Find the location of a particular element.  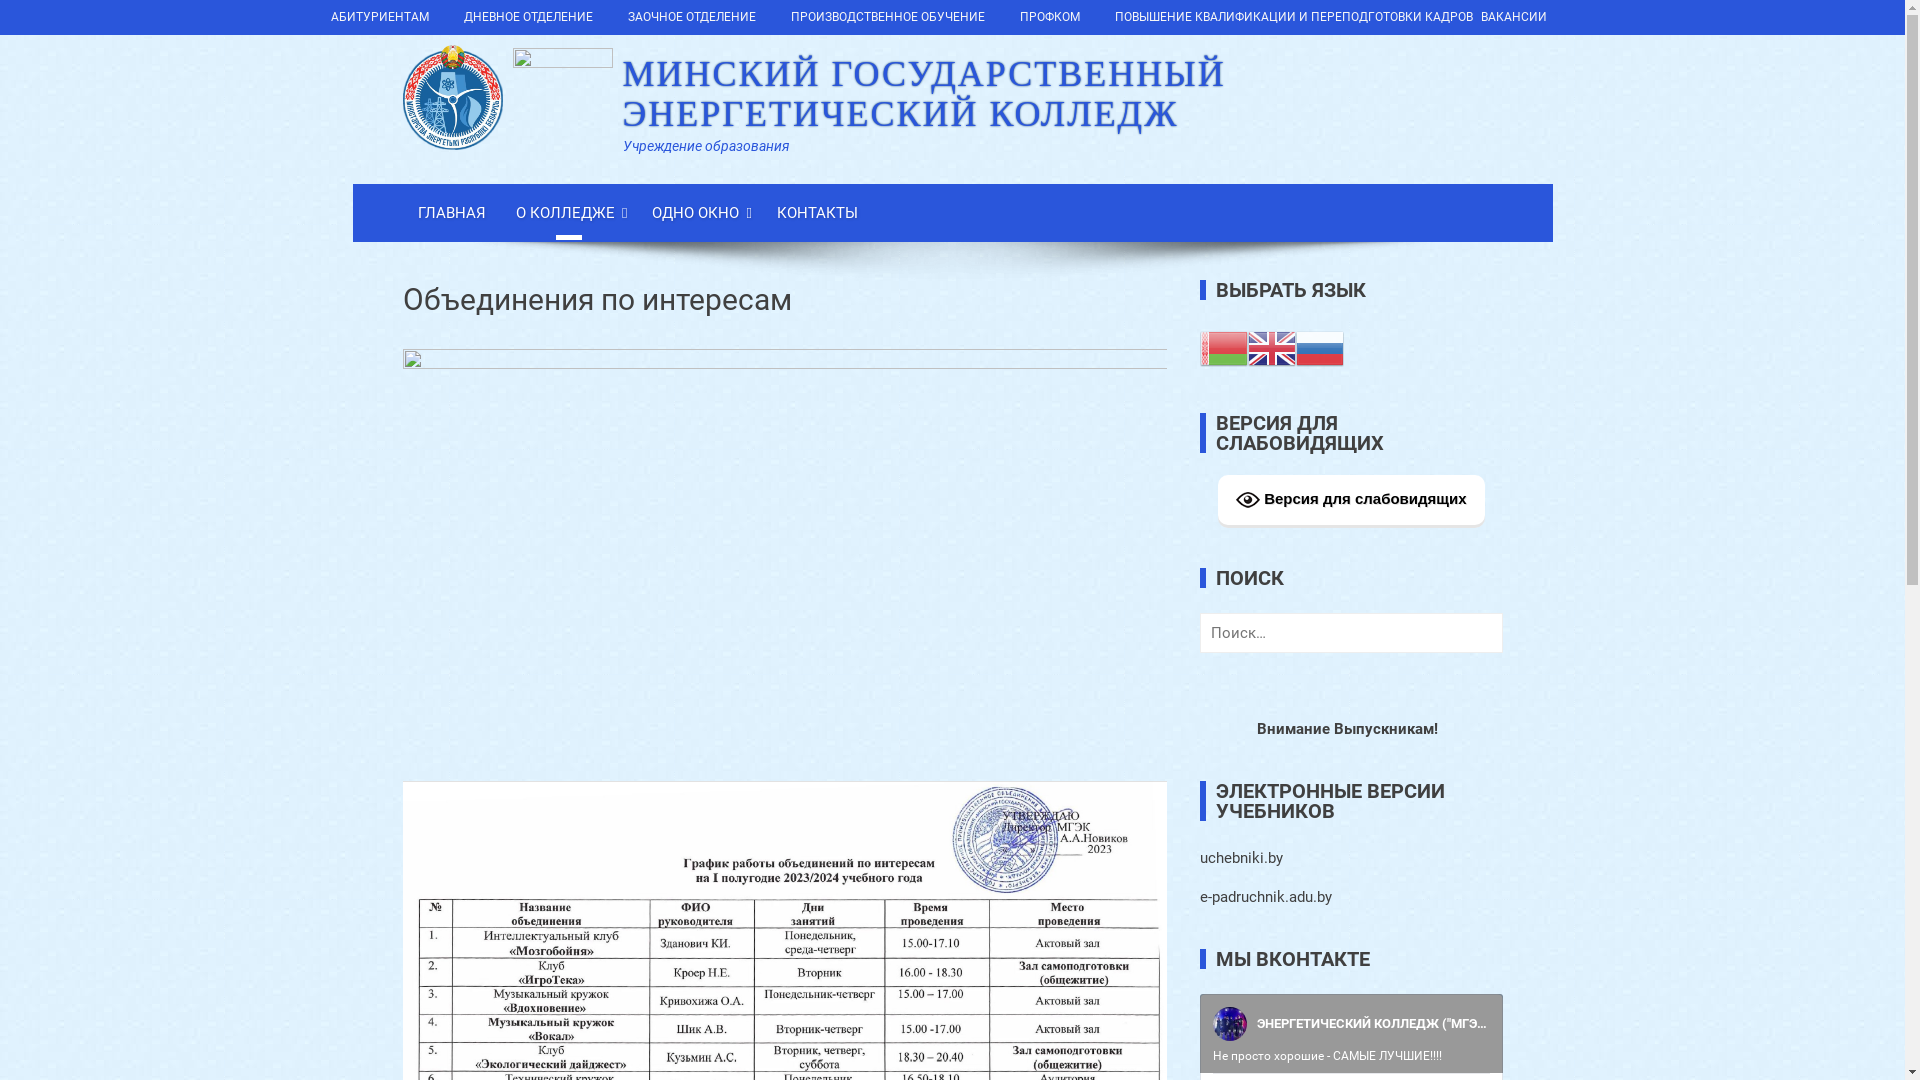

'English' is located at coordinates (1271, 346).